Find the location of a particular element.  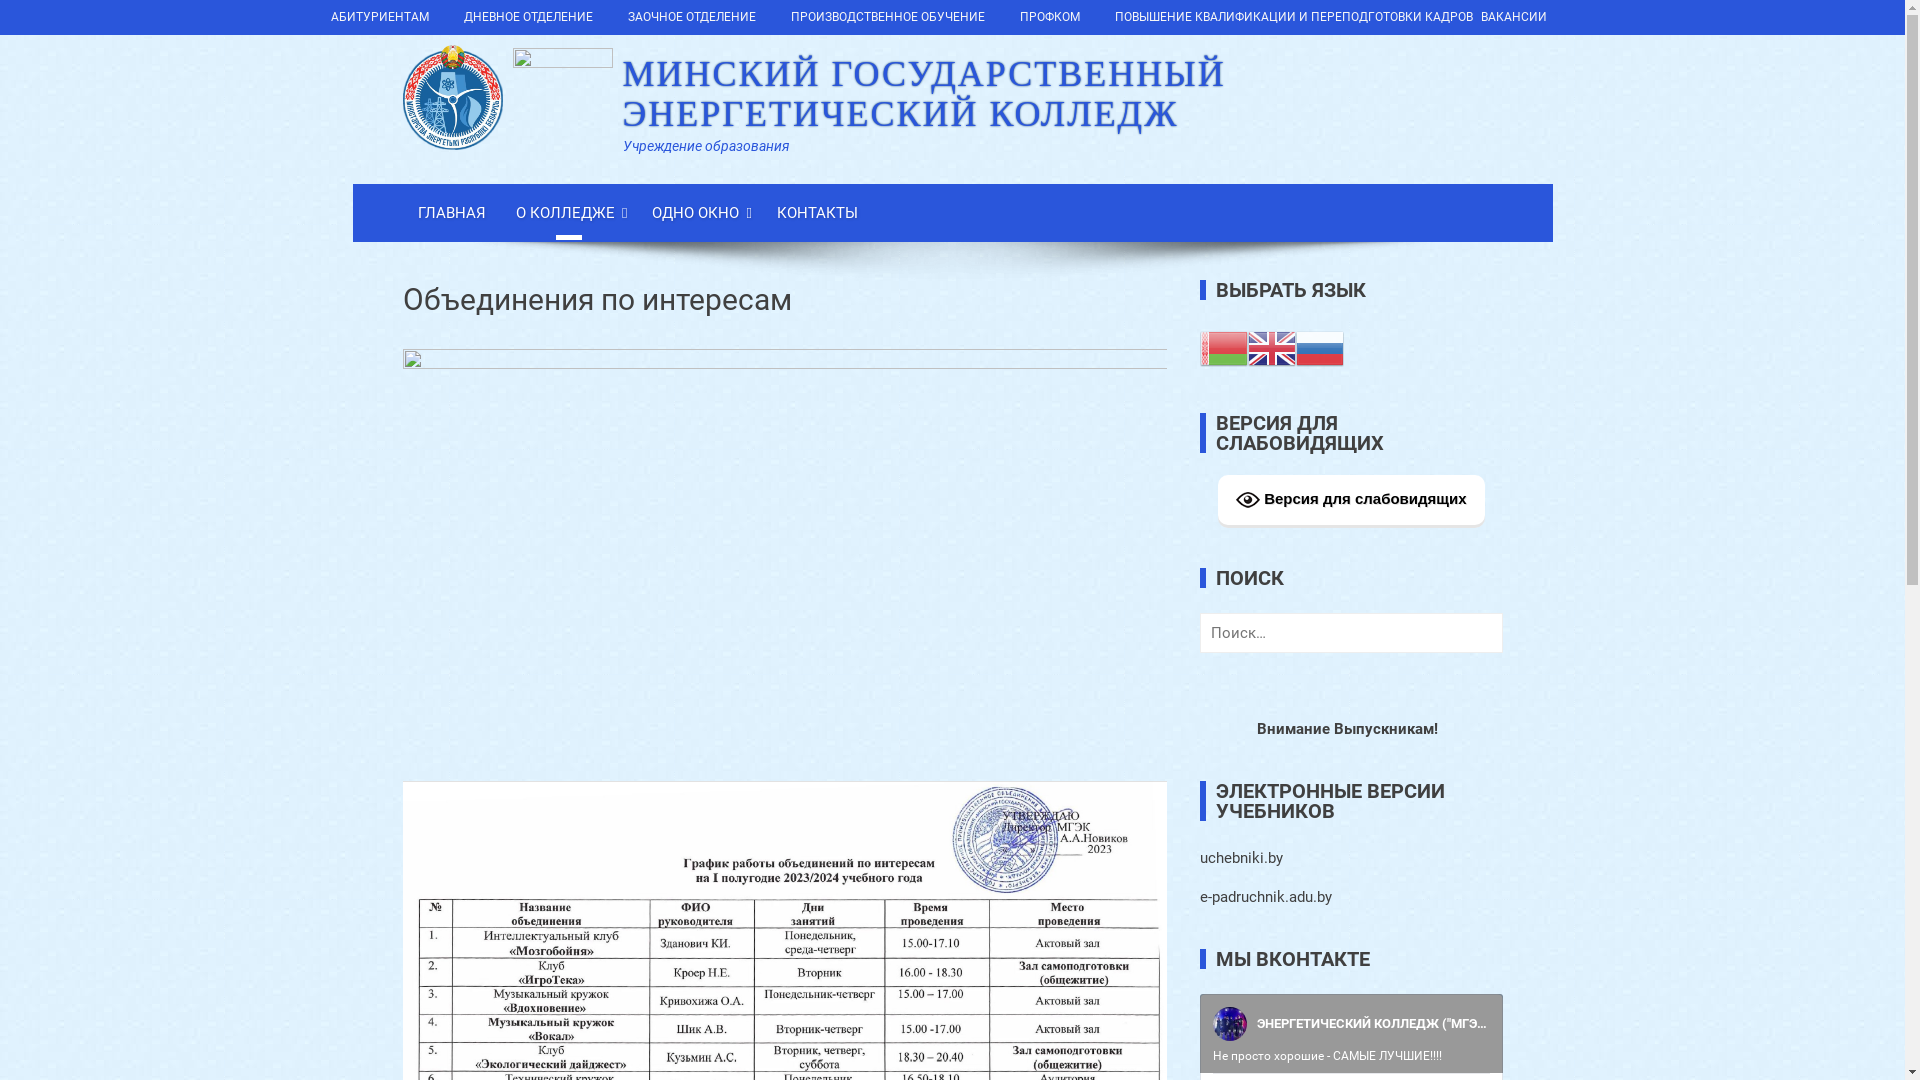

'English' is located at coordinates (1271, 346).